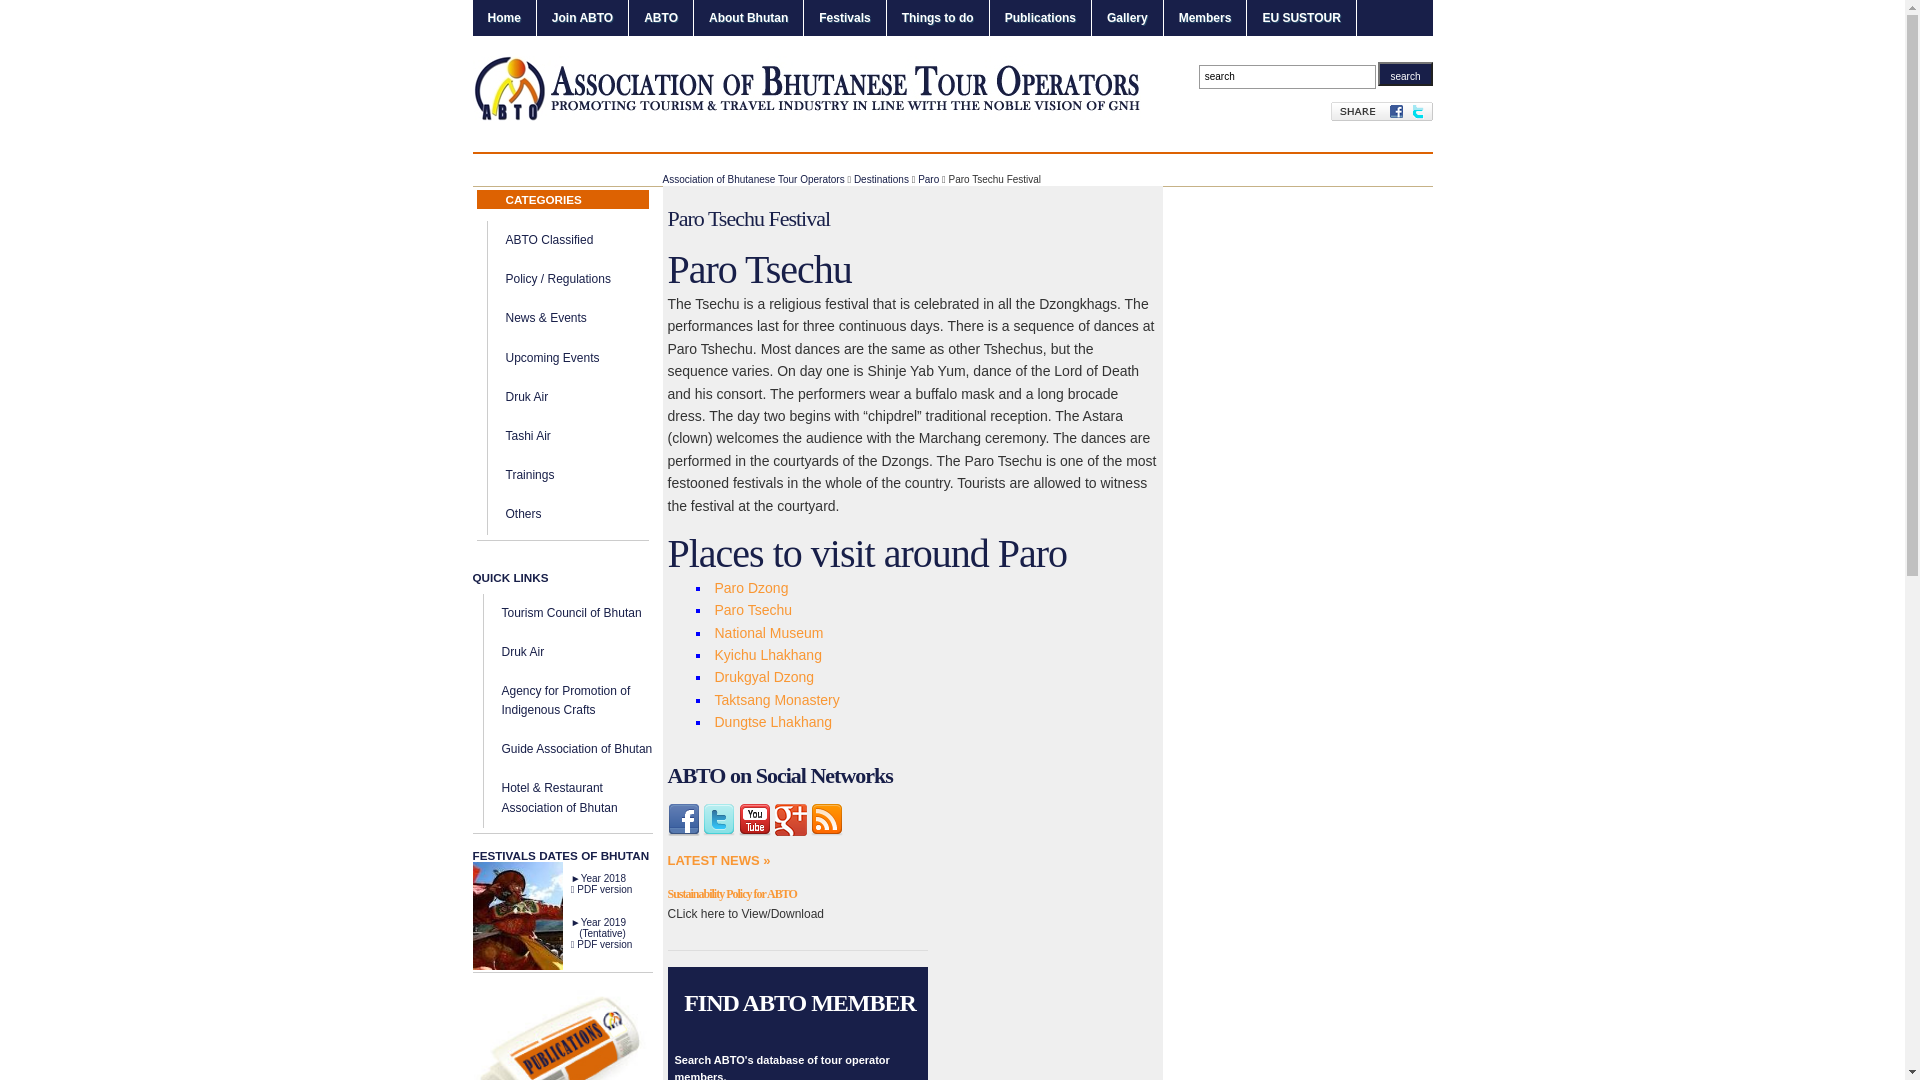 Image resolution: width=1920 pixels, height=1080 pixels. Describe the element at coordinates (731, 893) in the screenshot. I see `'Sustainability Policy for ABTO'` at that location.